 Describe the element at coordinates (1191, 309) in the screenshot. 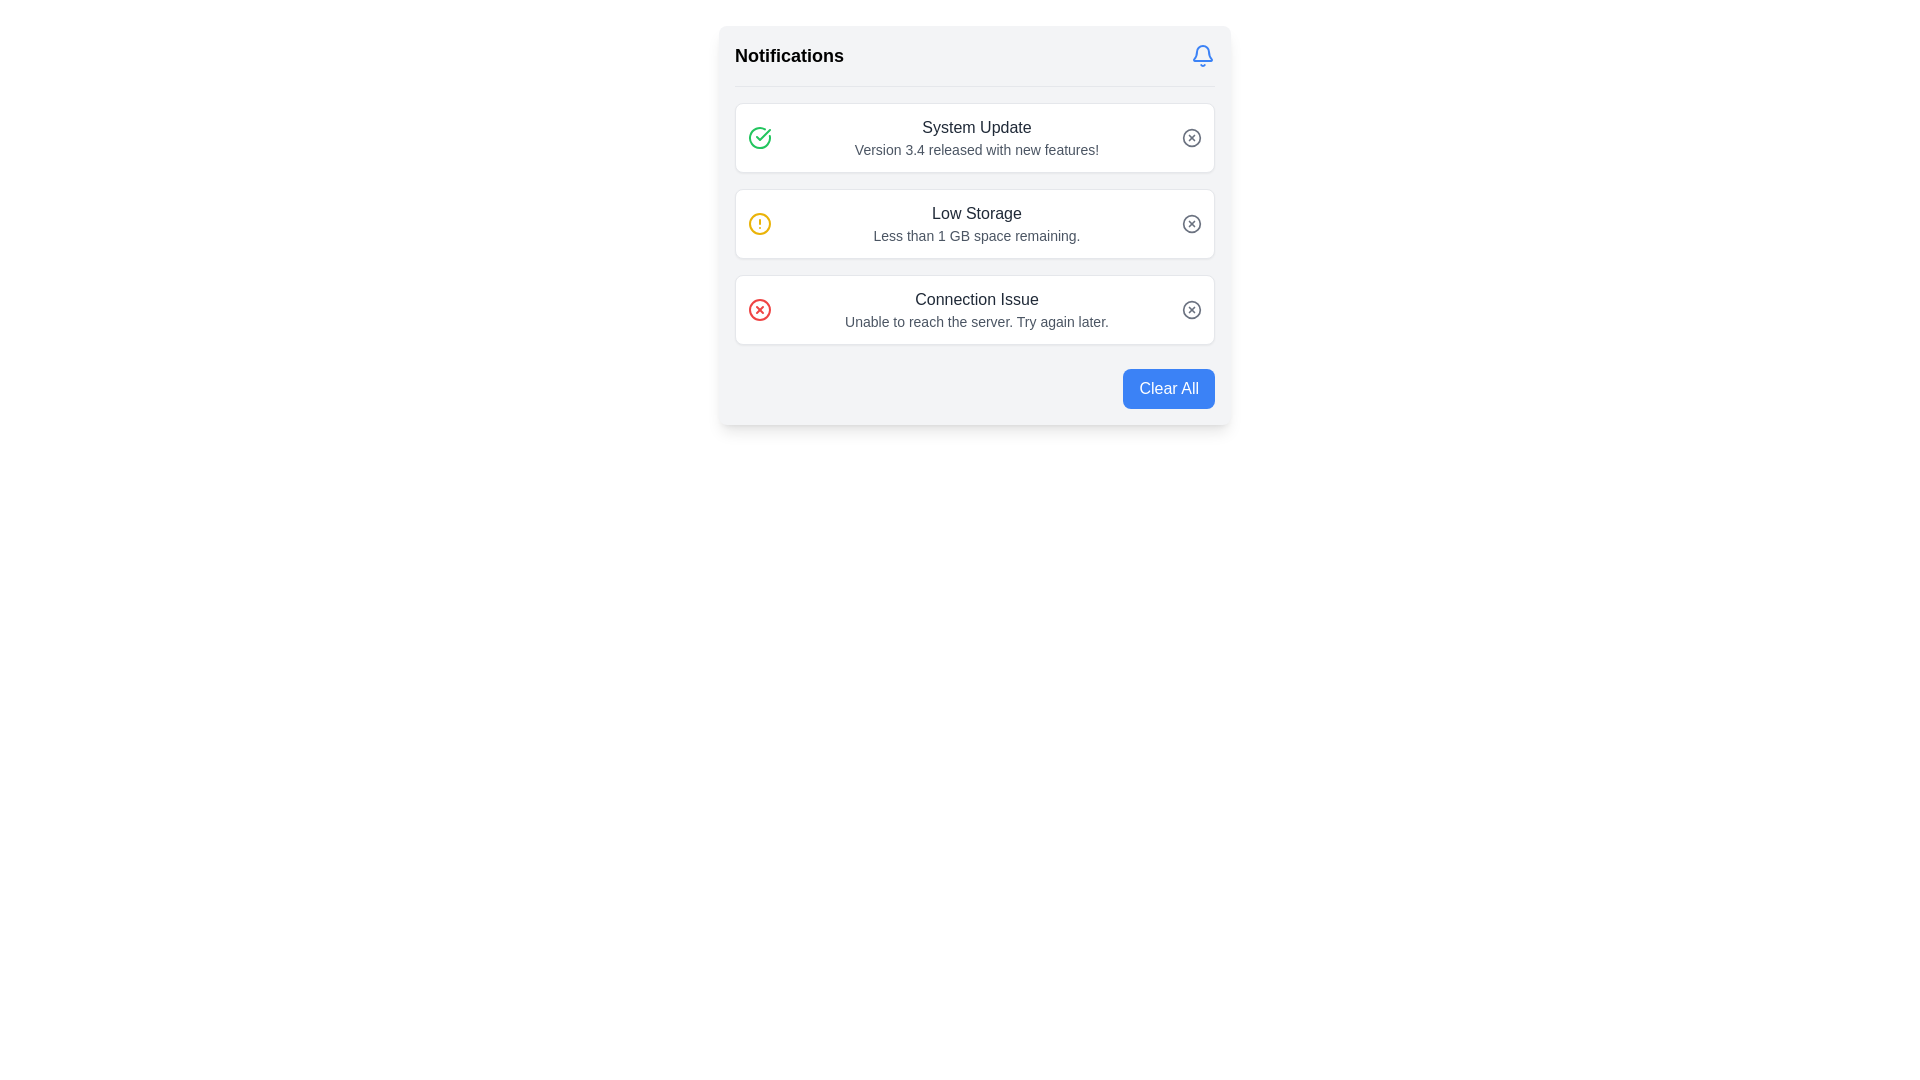

I see `the dismiss button located at the far-right edge of the 'Connection Issue' notification` at that location.